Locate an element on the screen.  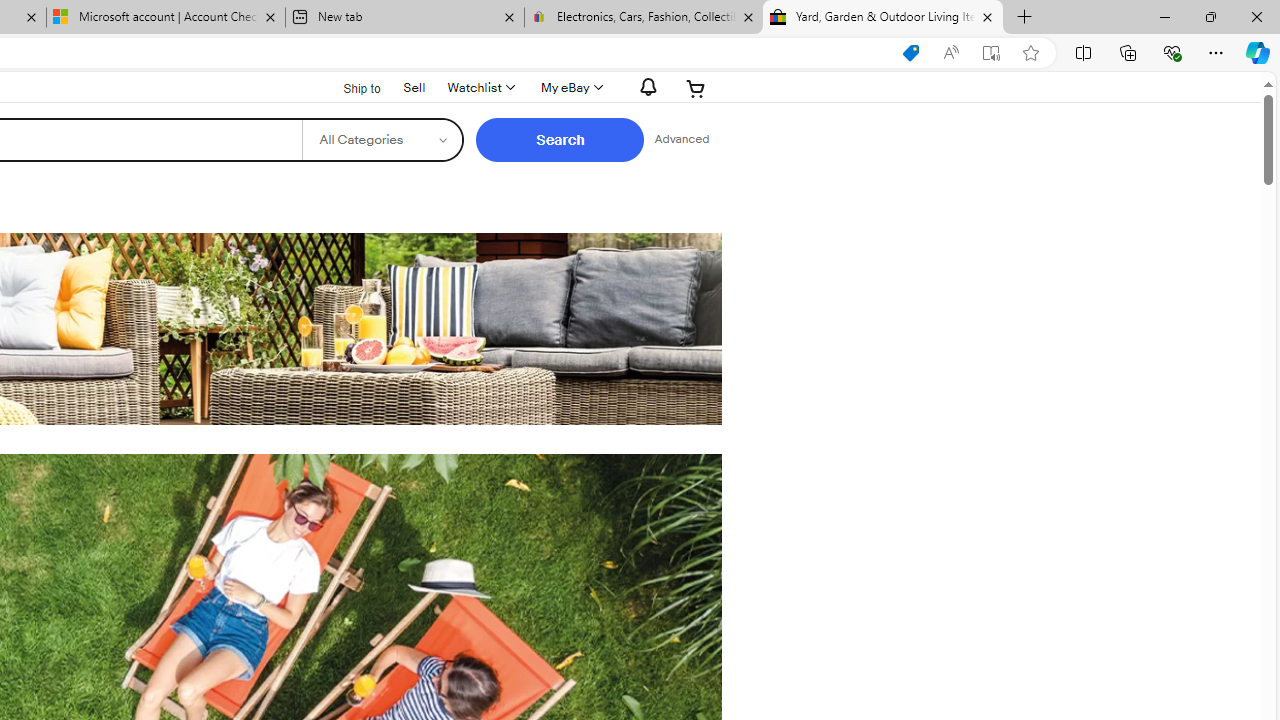
'Select a category for search' is located at coordinates (382, 139).